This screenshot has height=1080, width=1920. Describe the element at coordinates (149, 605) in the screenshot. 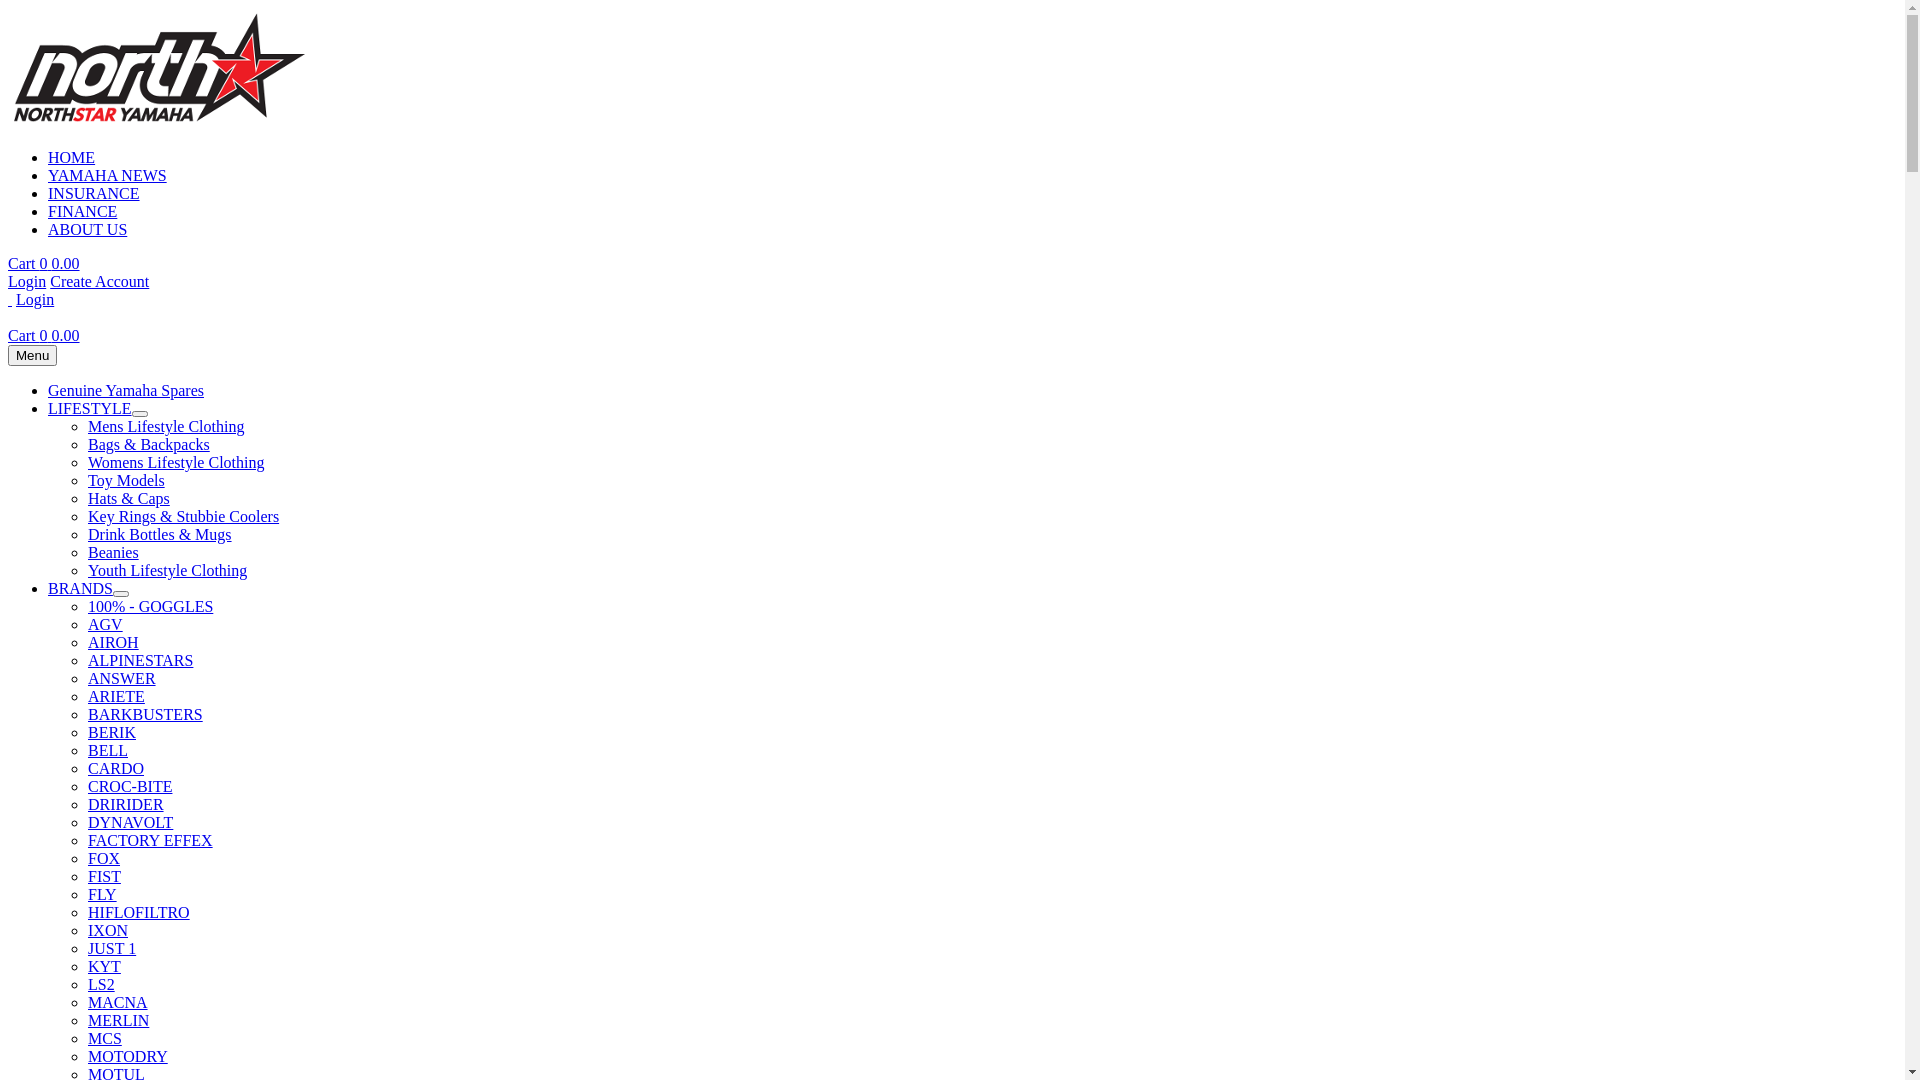

I see `'100% - GOGGLES'` at that location.